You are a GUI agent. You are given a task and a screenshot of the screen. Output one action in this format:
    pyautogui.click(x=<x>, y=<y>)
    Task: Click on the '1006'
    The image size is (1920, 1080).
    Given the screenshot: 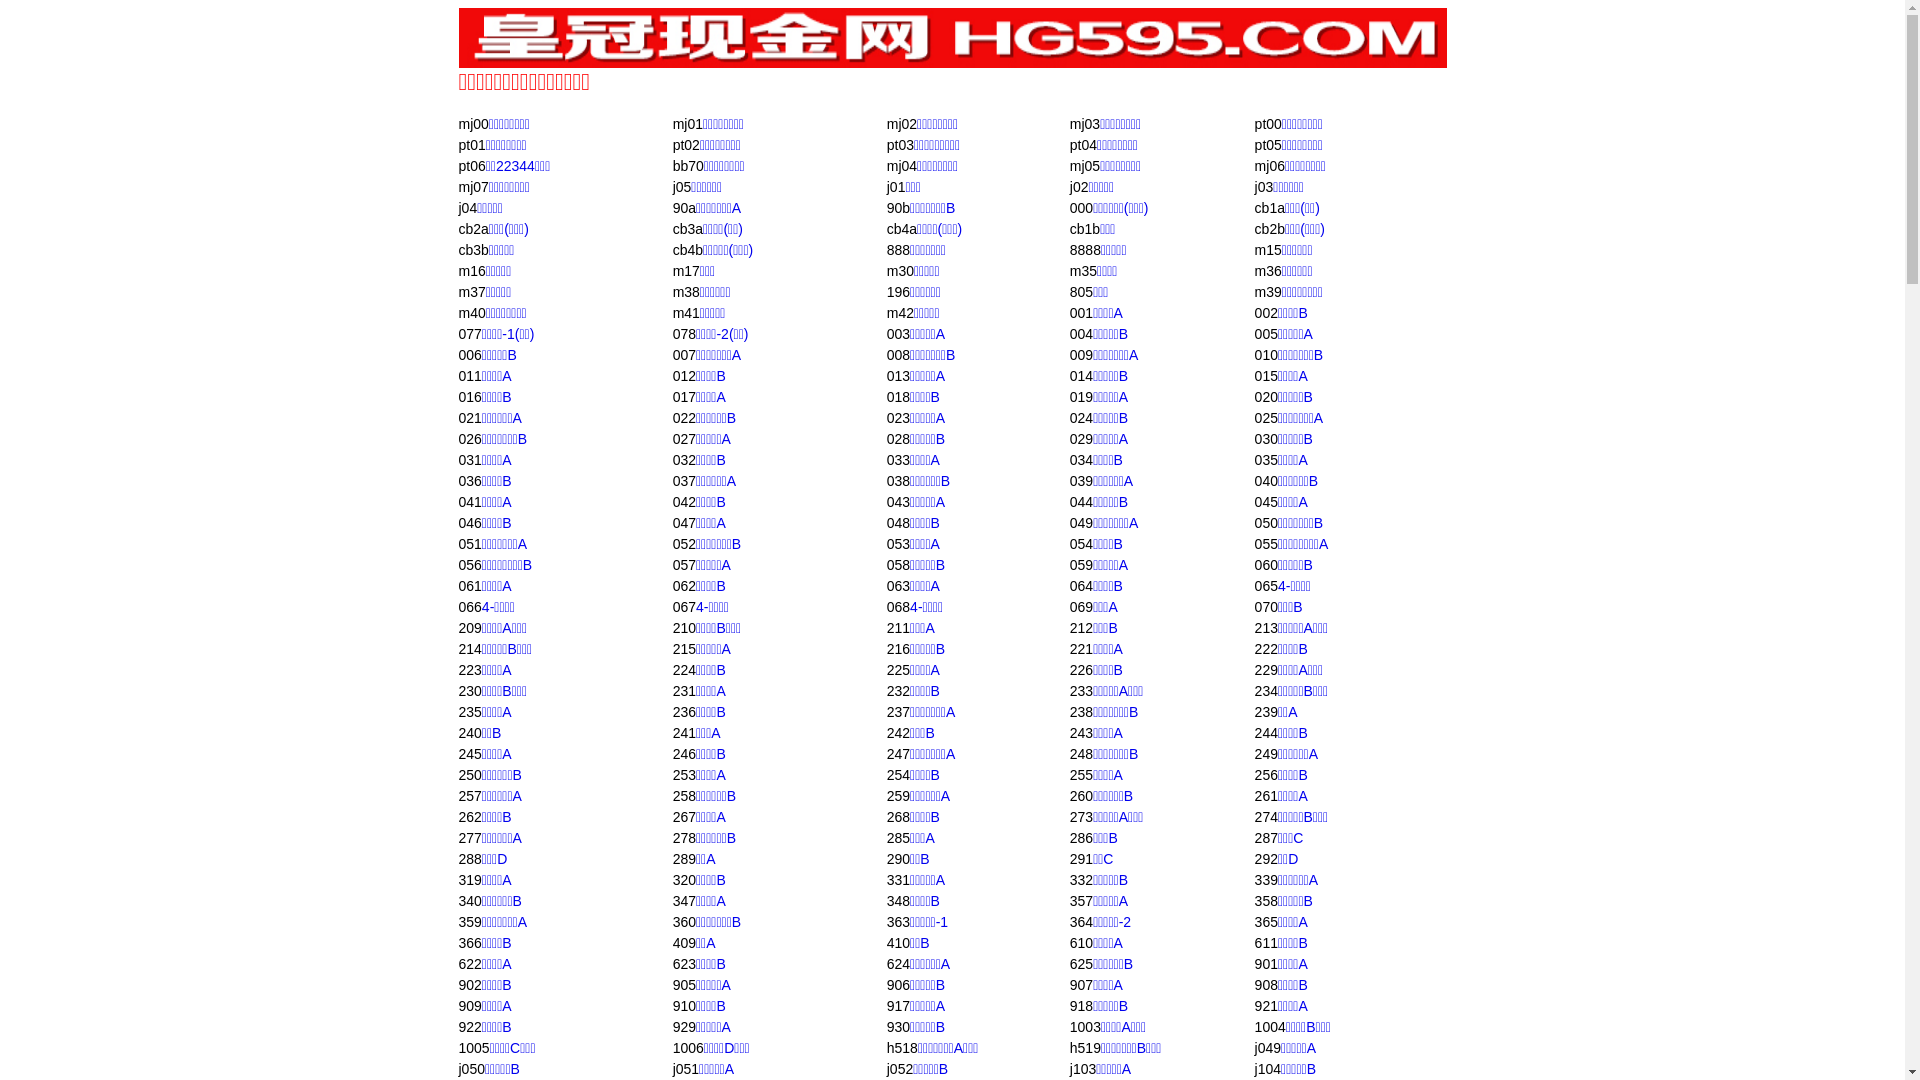 What is the action you would take?
    pyautogui.click(x=672, y=1047)
    